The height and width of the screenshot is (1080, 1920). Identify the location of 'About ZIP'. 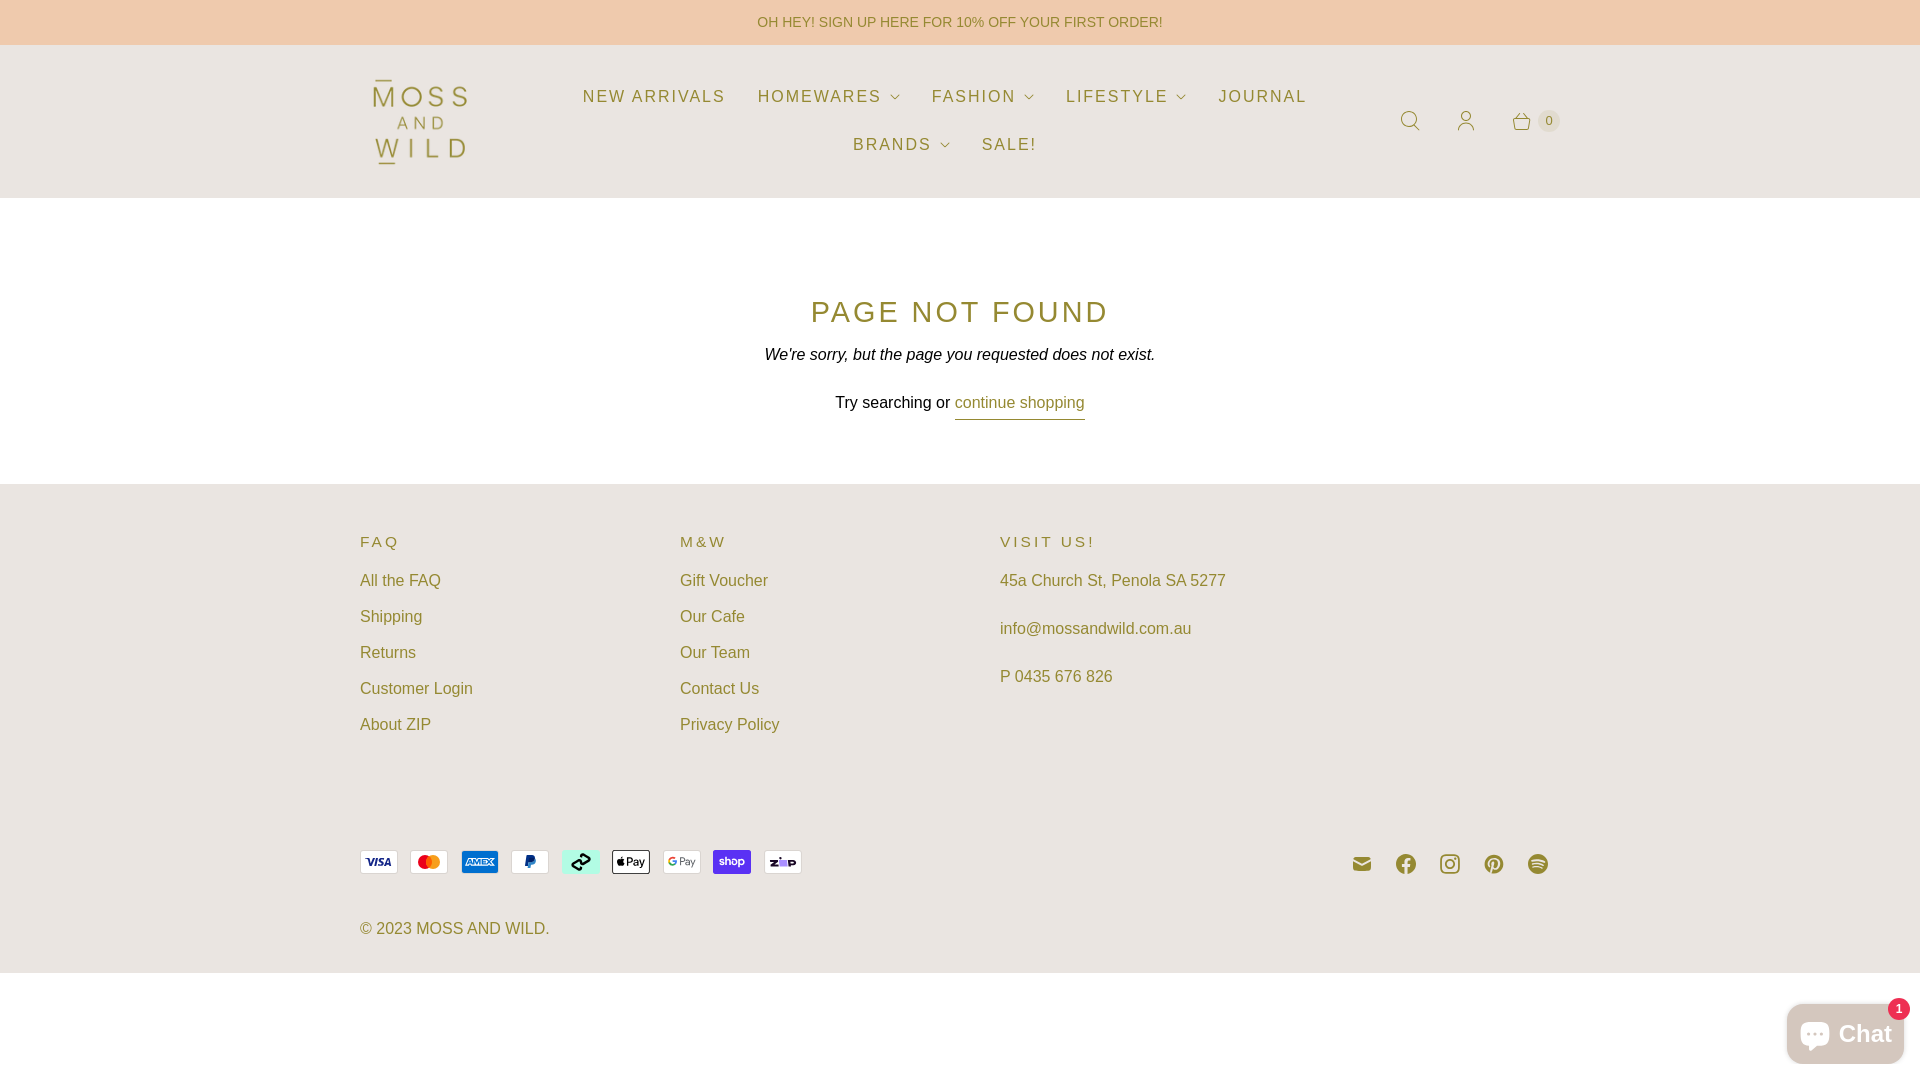
(395, 724).